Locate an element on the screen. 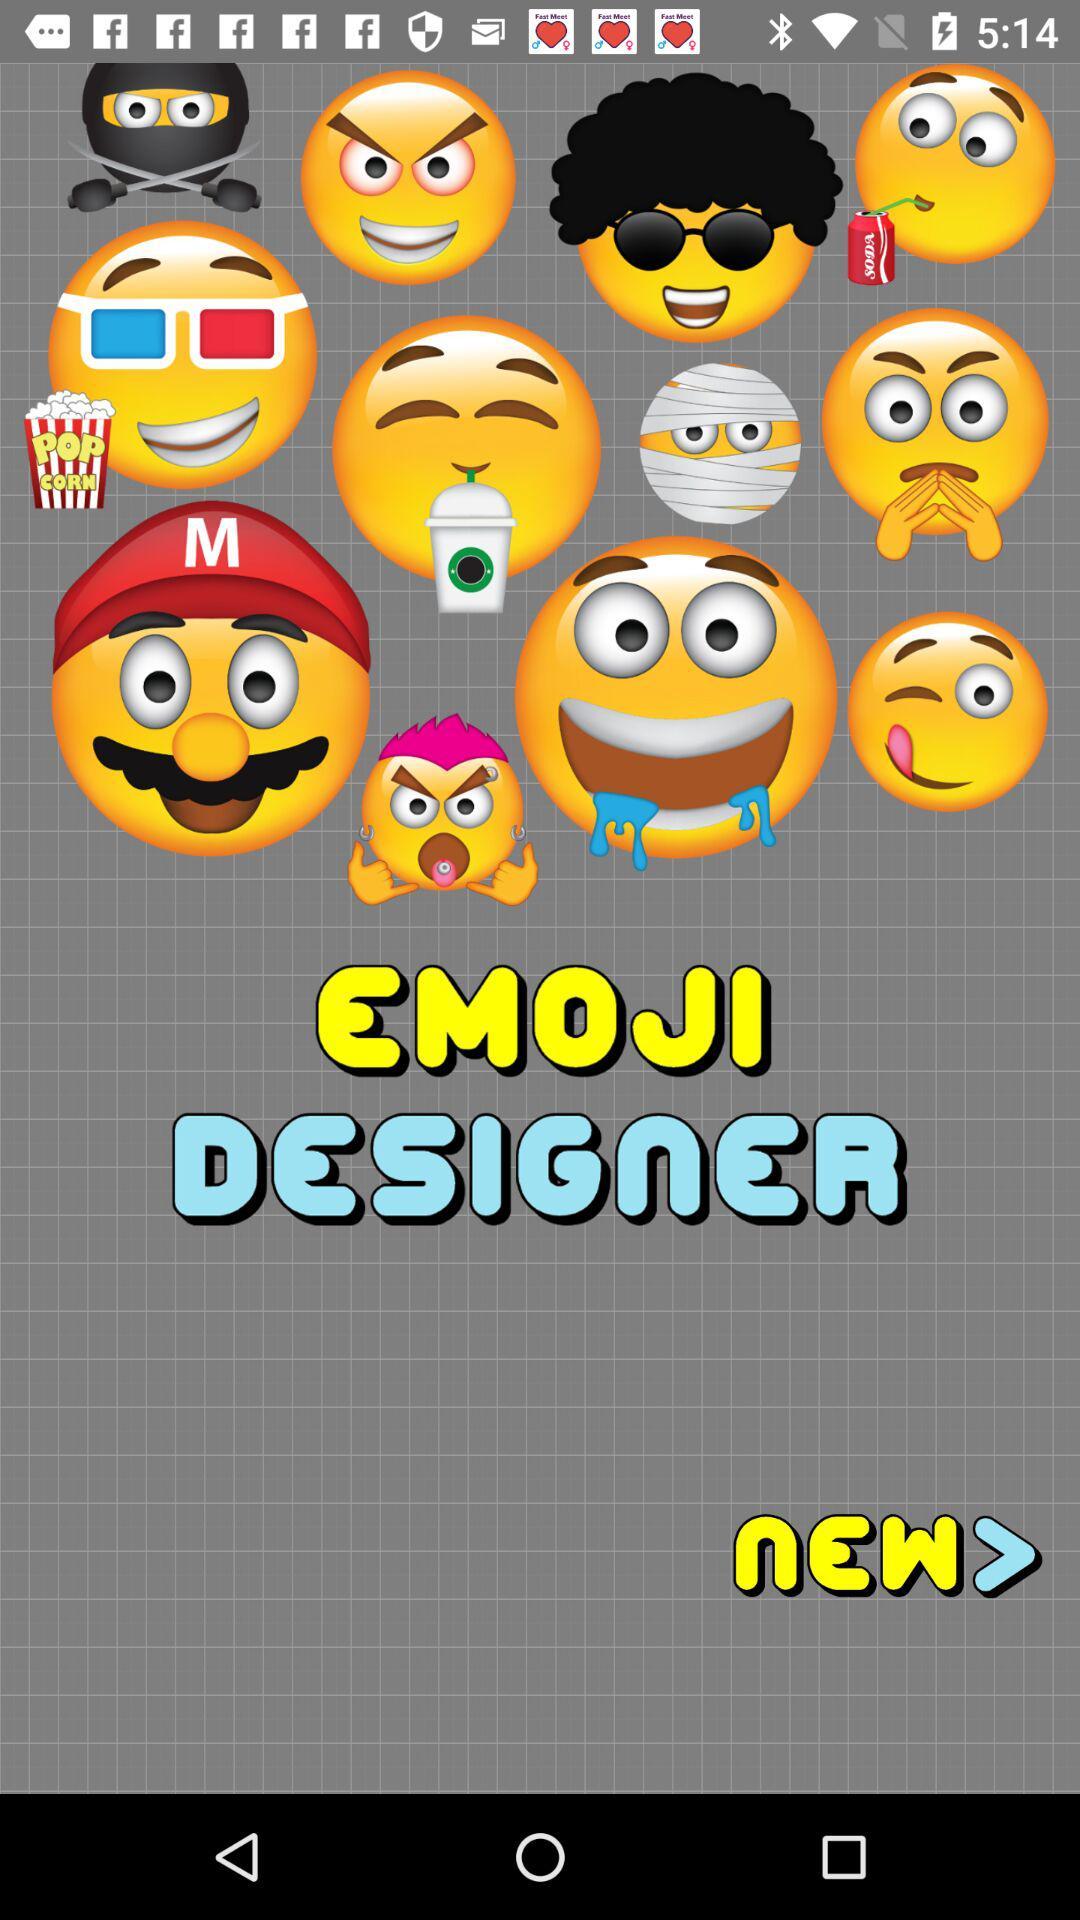  new is located at coordinates (810, 1555).